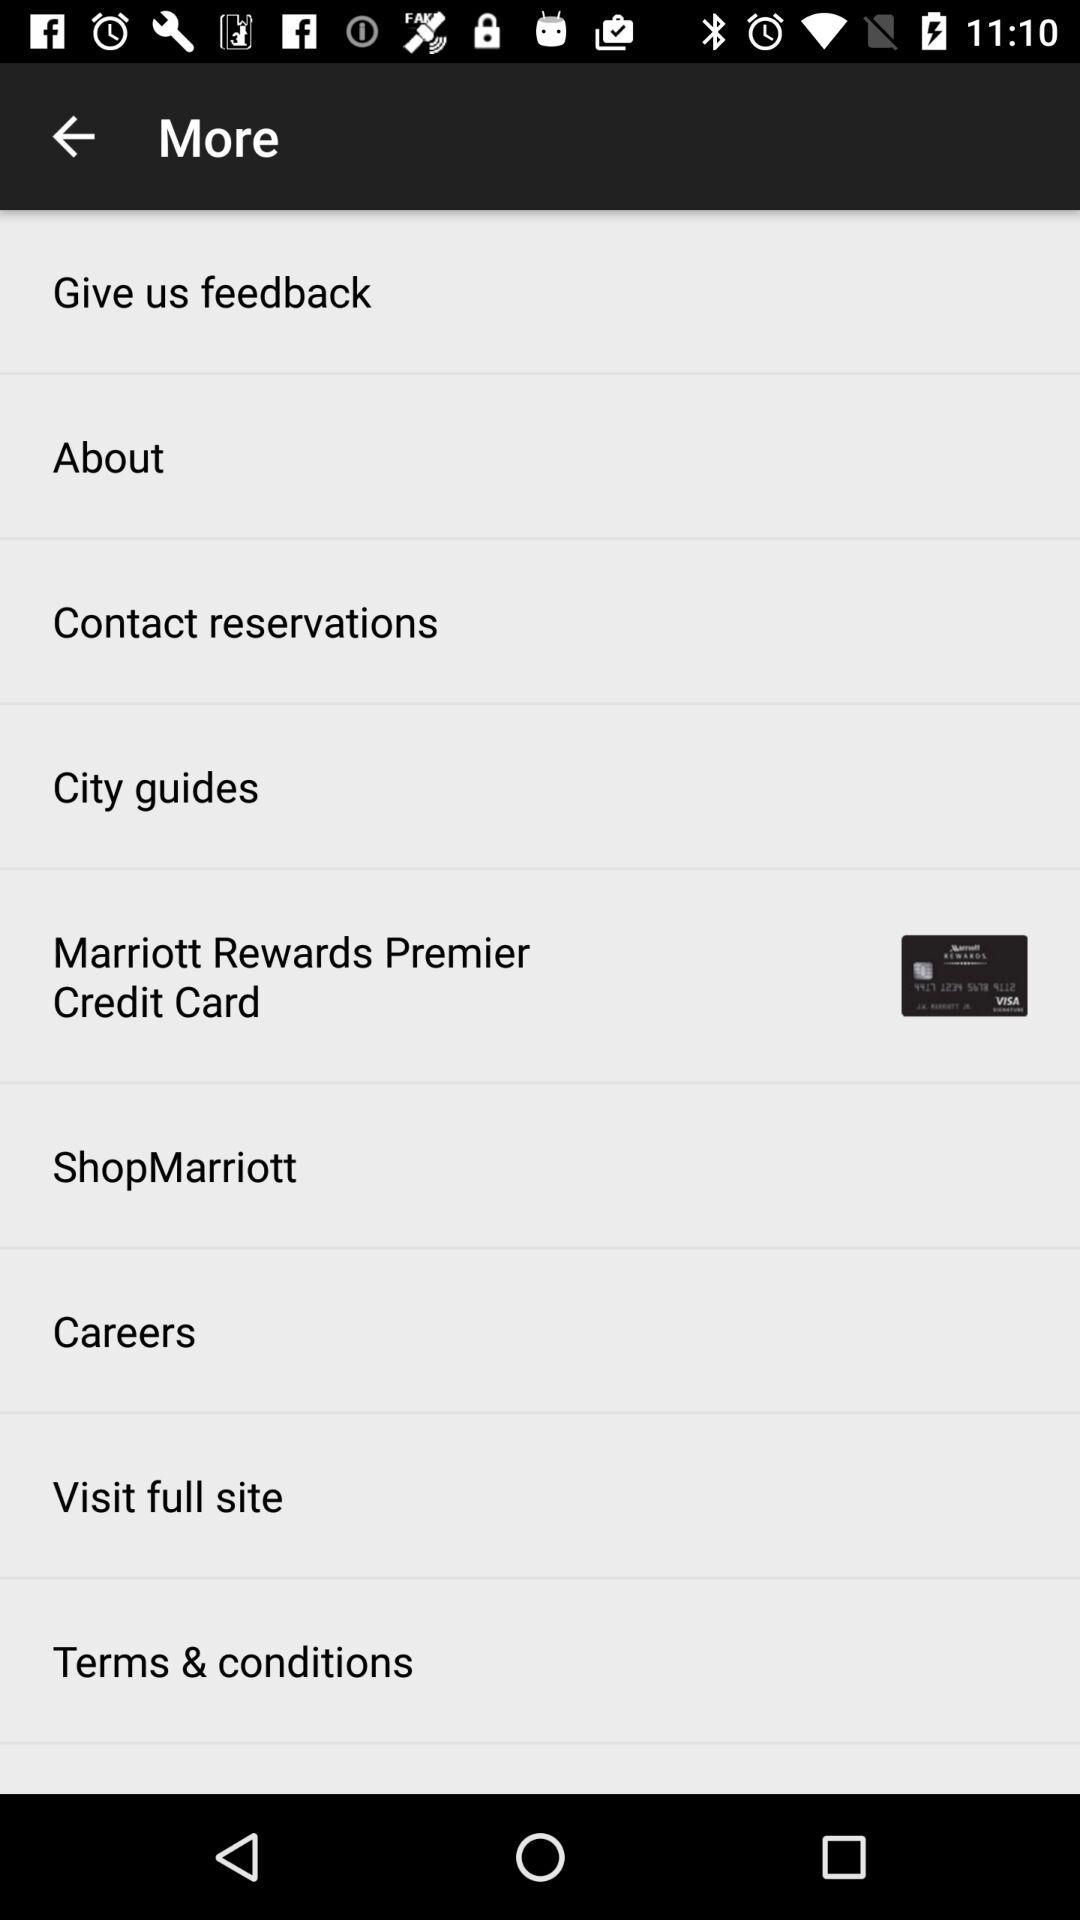 This screenshot has height=1920, width=1080. What do you see at coordinates (124, 1330) in the screenshot?
I see `icon above the visit full site item` at bounding box center [124, 1330].